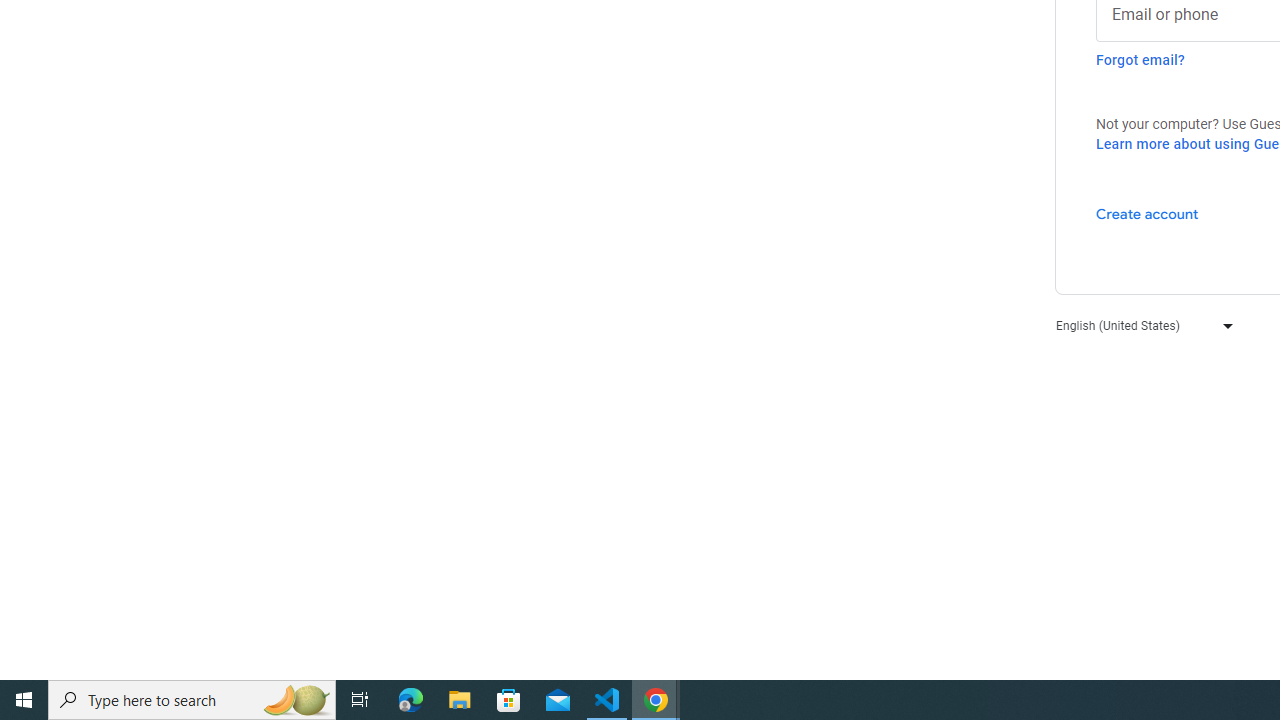  I want to click on 'Create account', so click(1146, 213).